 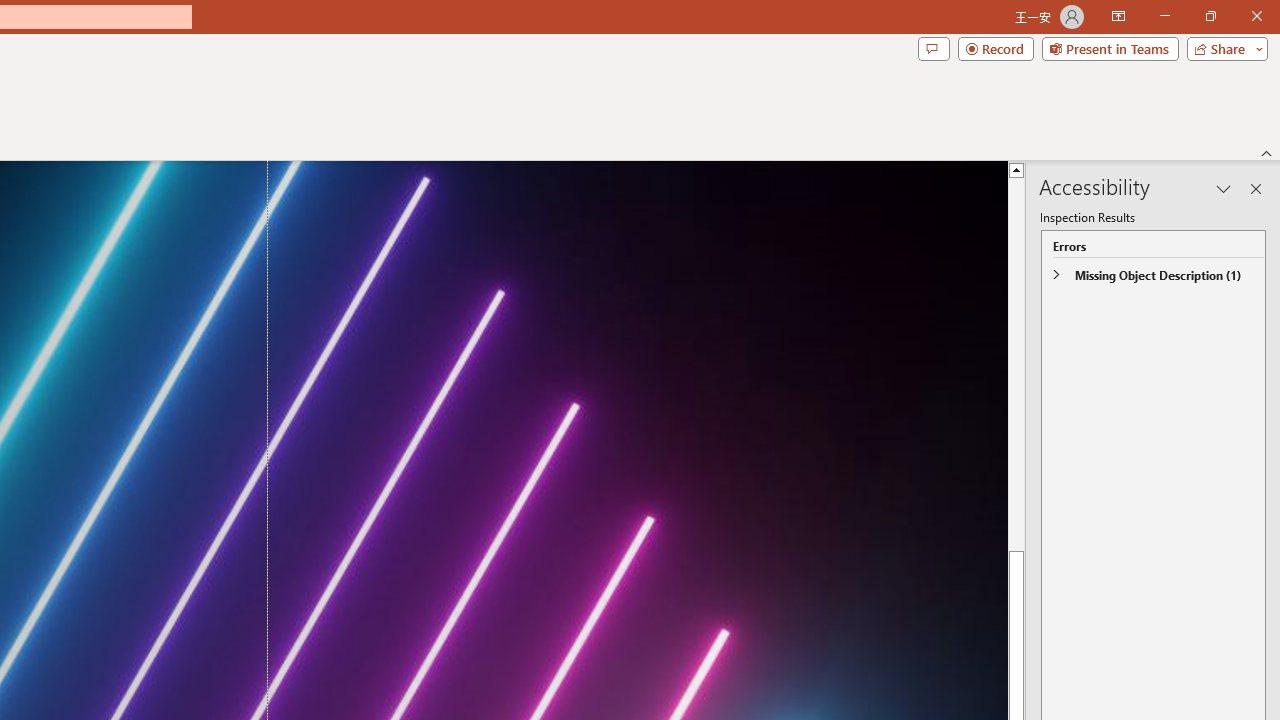 What do you see at coordinates (1209, 16) in the screenshot?
I see `'Restore Down'` at bounding box center [1209, 16].